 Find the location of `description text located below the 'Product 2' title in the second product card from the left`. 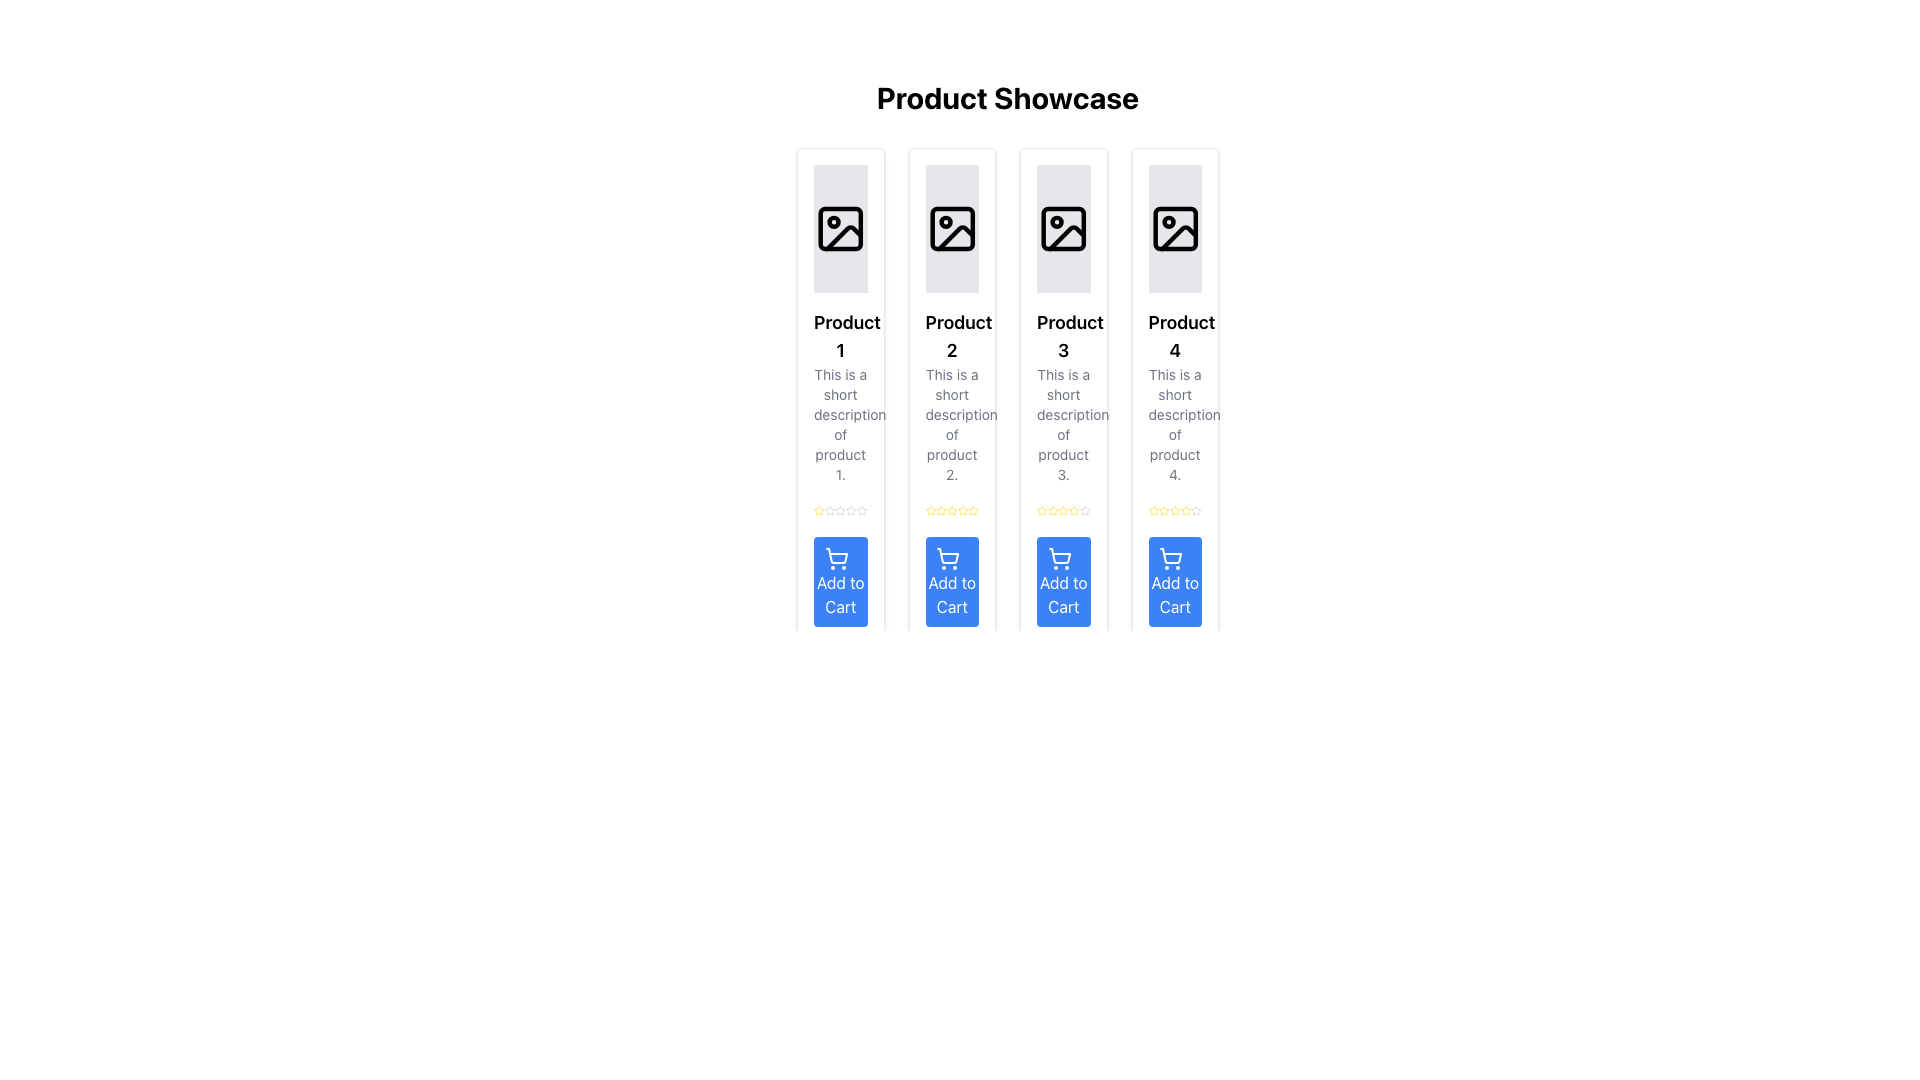

description text located below the 'Product 2' title in the second product card from the left is located at coordinates (951, 423).